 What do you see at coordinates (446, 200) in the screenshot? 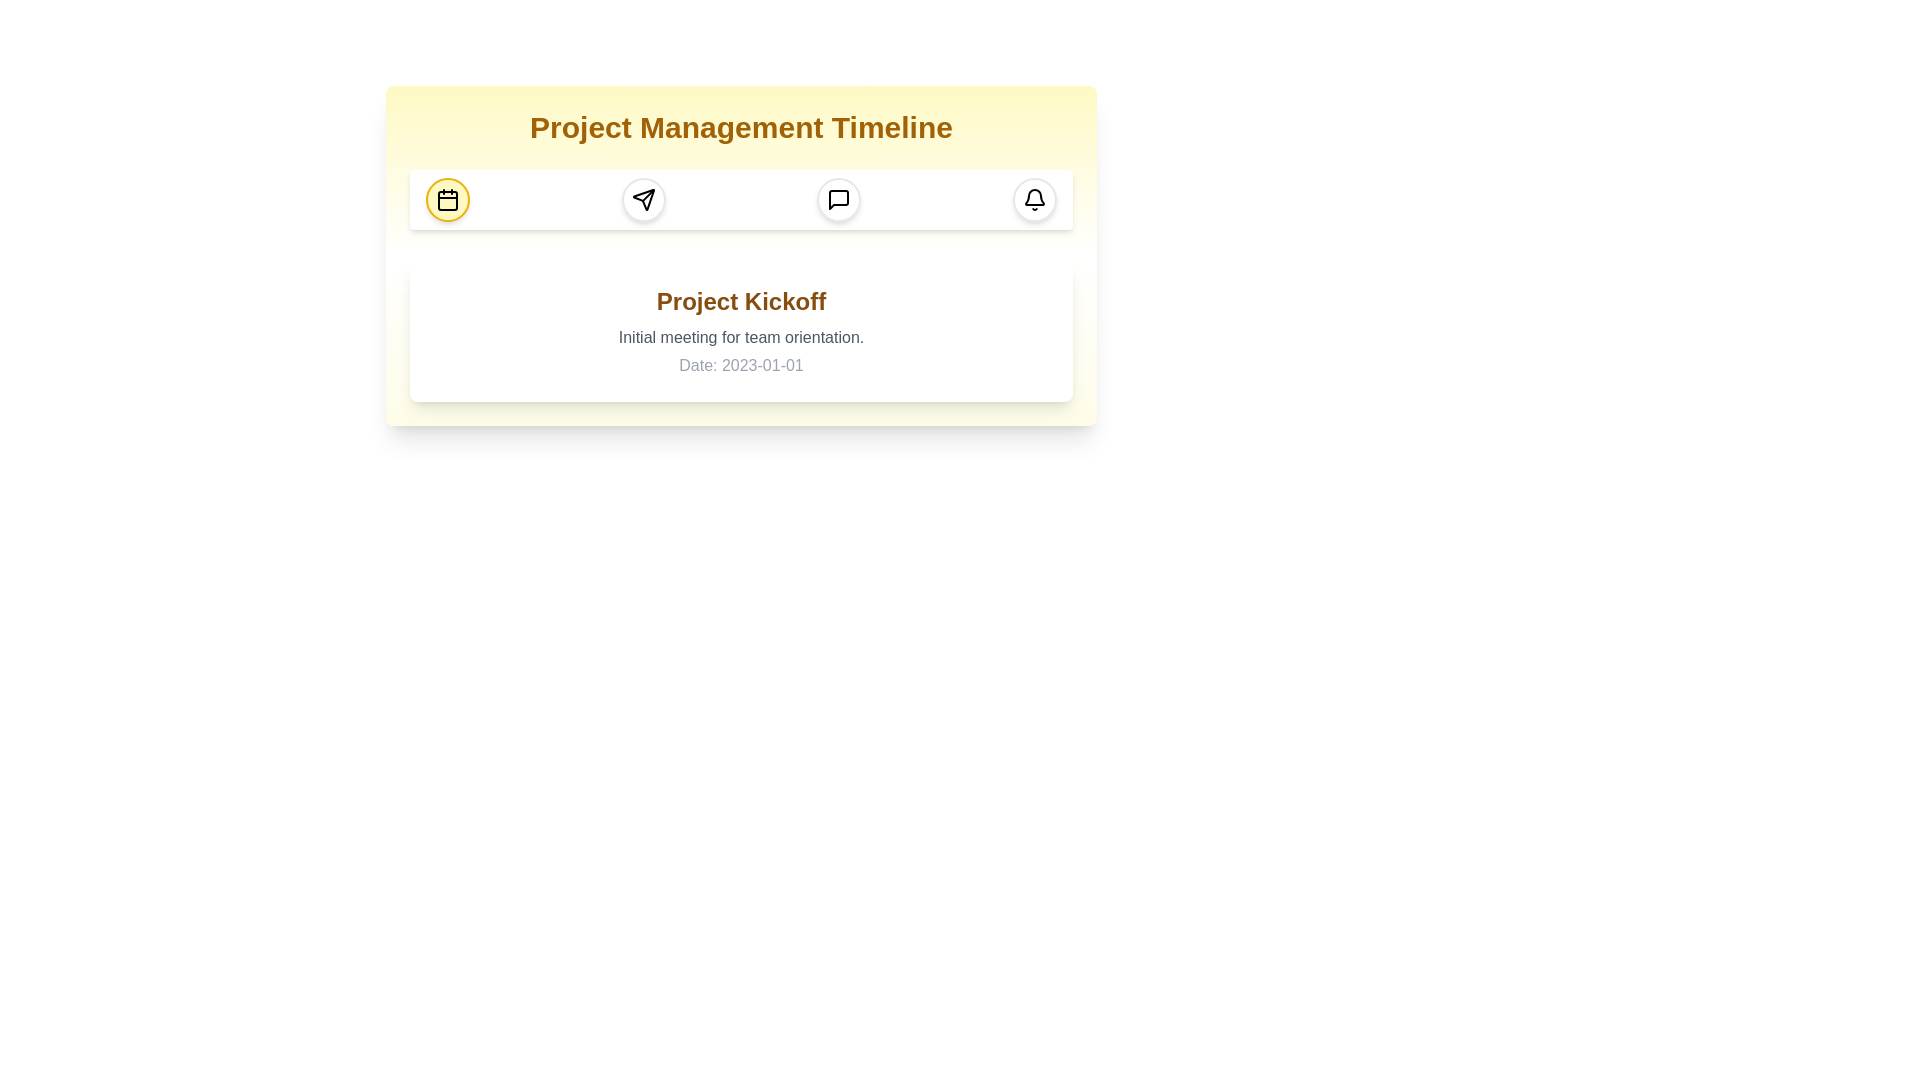
I see `the circular button with a yellow outline and calendar icon in the 'Project Management Timeline' panel` at bounding box center [446, 200].